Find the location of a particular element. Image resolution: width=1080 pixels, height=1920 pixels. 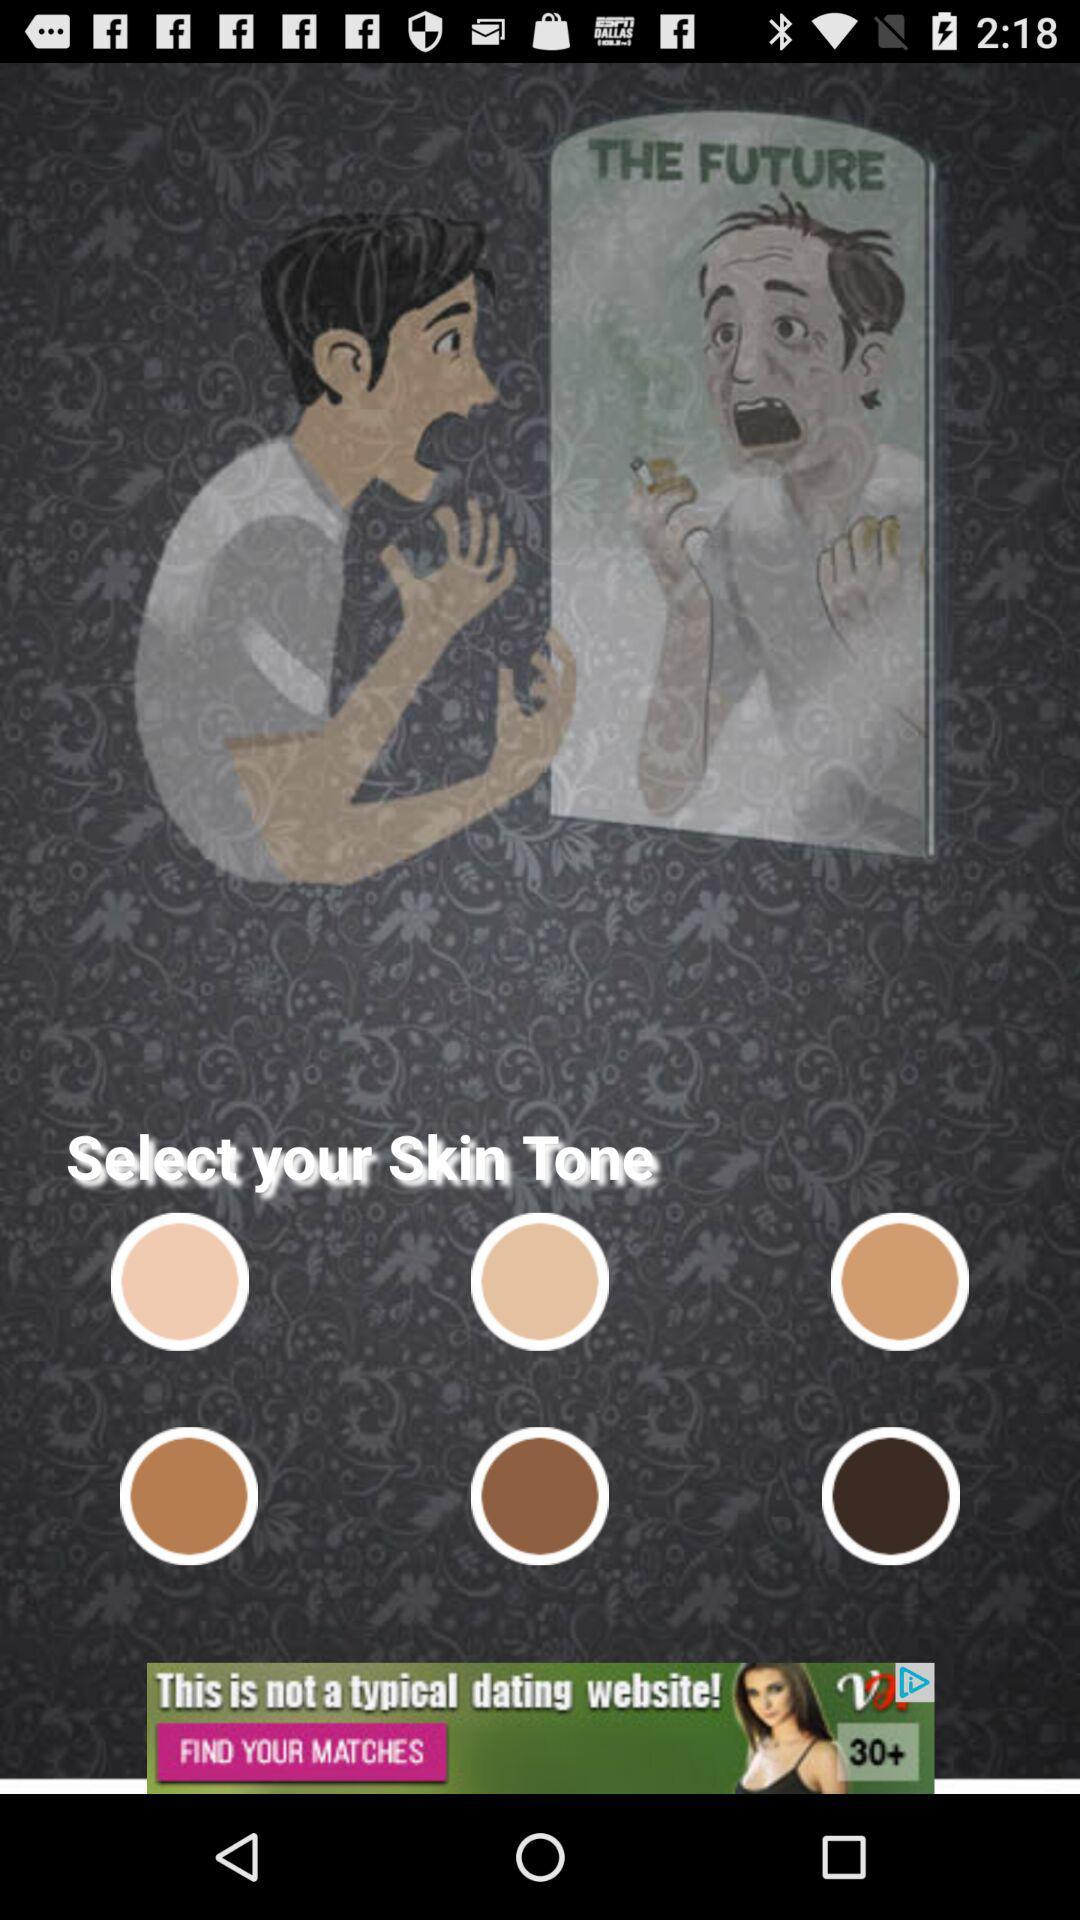

take you in future and show you how your face look like in old age is located at coordinates (180, 1281).